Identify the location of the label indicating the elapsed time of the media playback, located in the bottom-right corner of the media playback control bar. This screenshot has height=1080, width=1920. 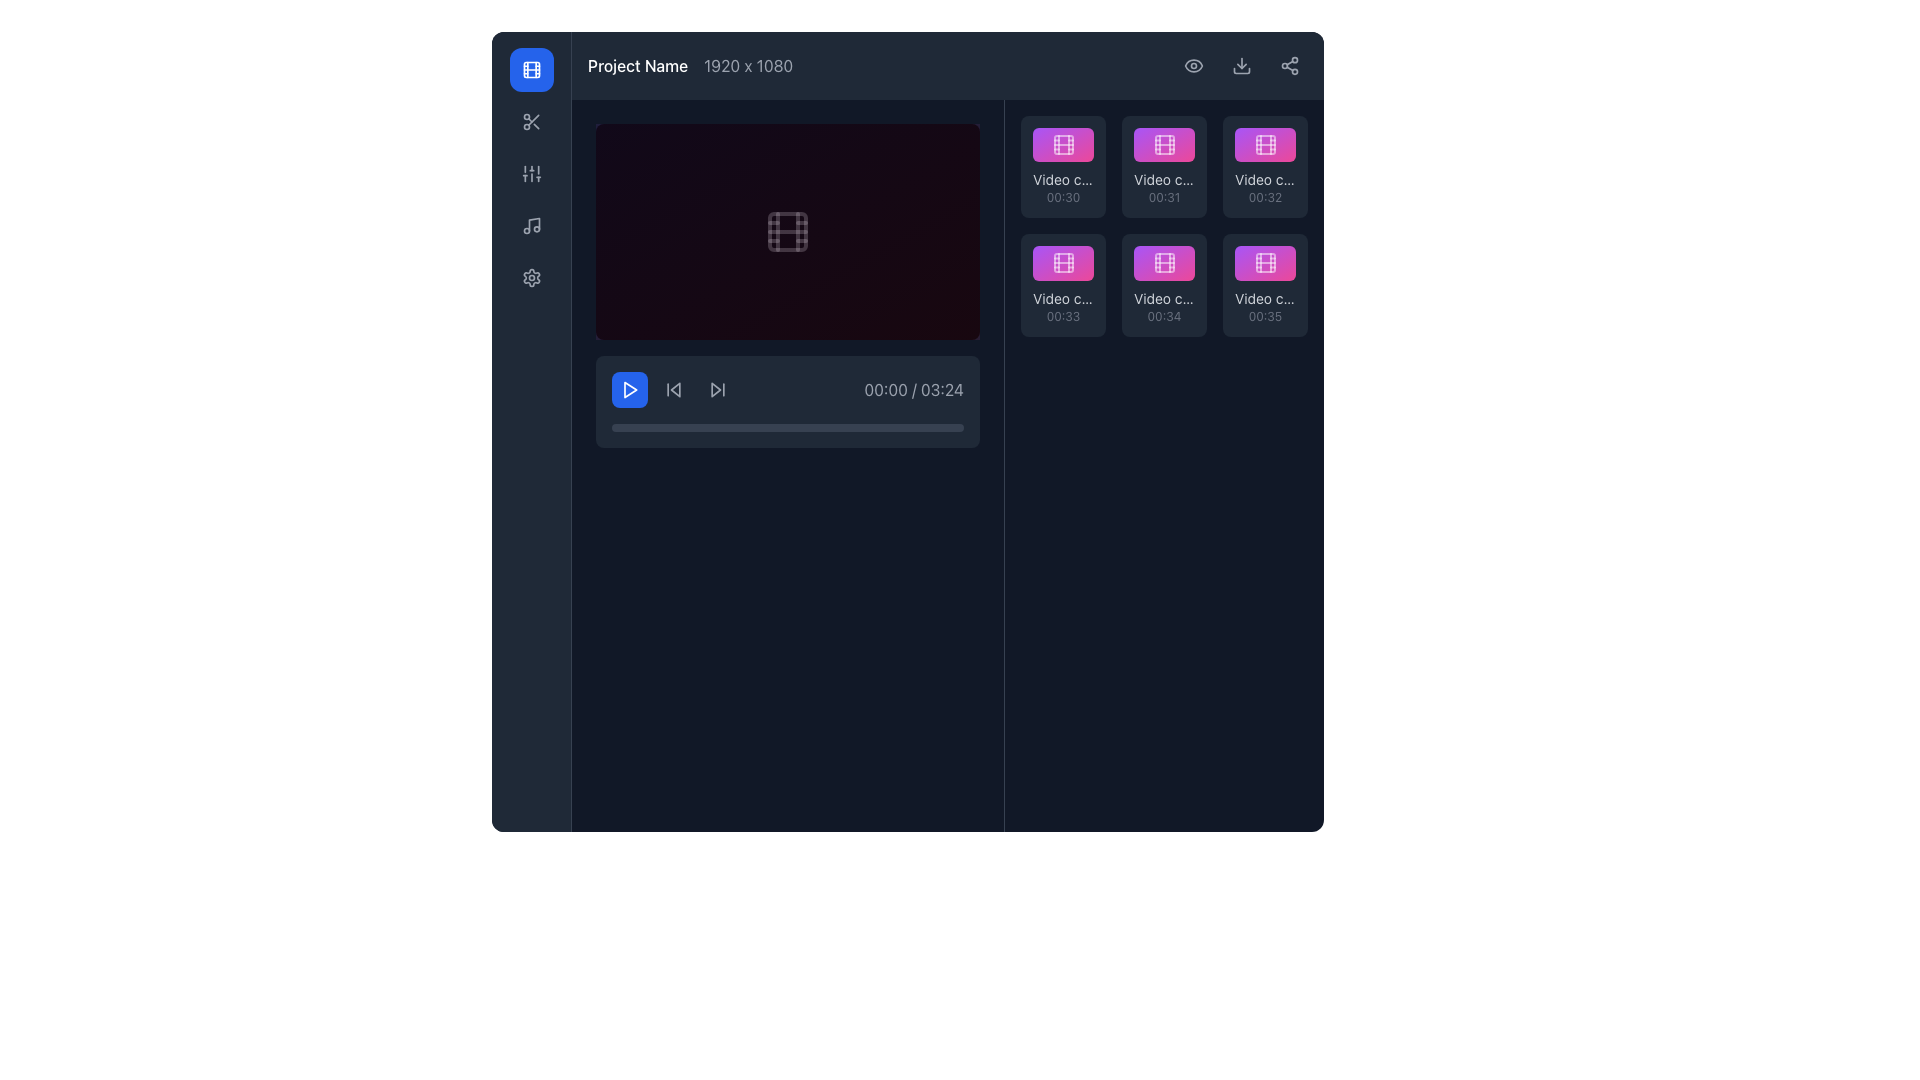
(913, 389).